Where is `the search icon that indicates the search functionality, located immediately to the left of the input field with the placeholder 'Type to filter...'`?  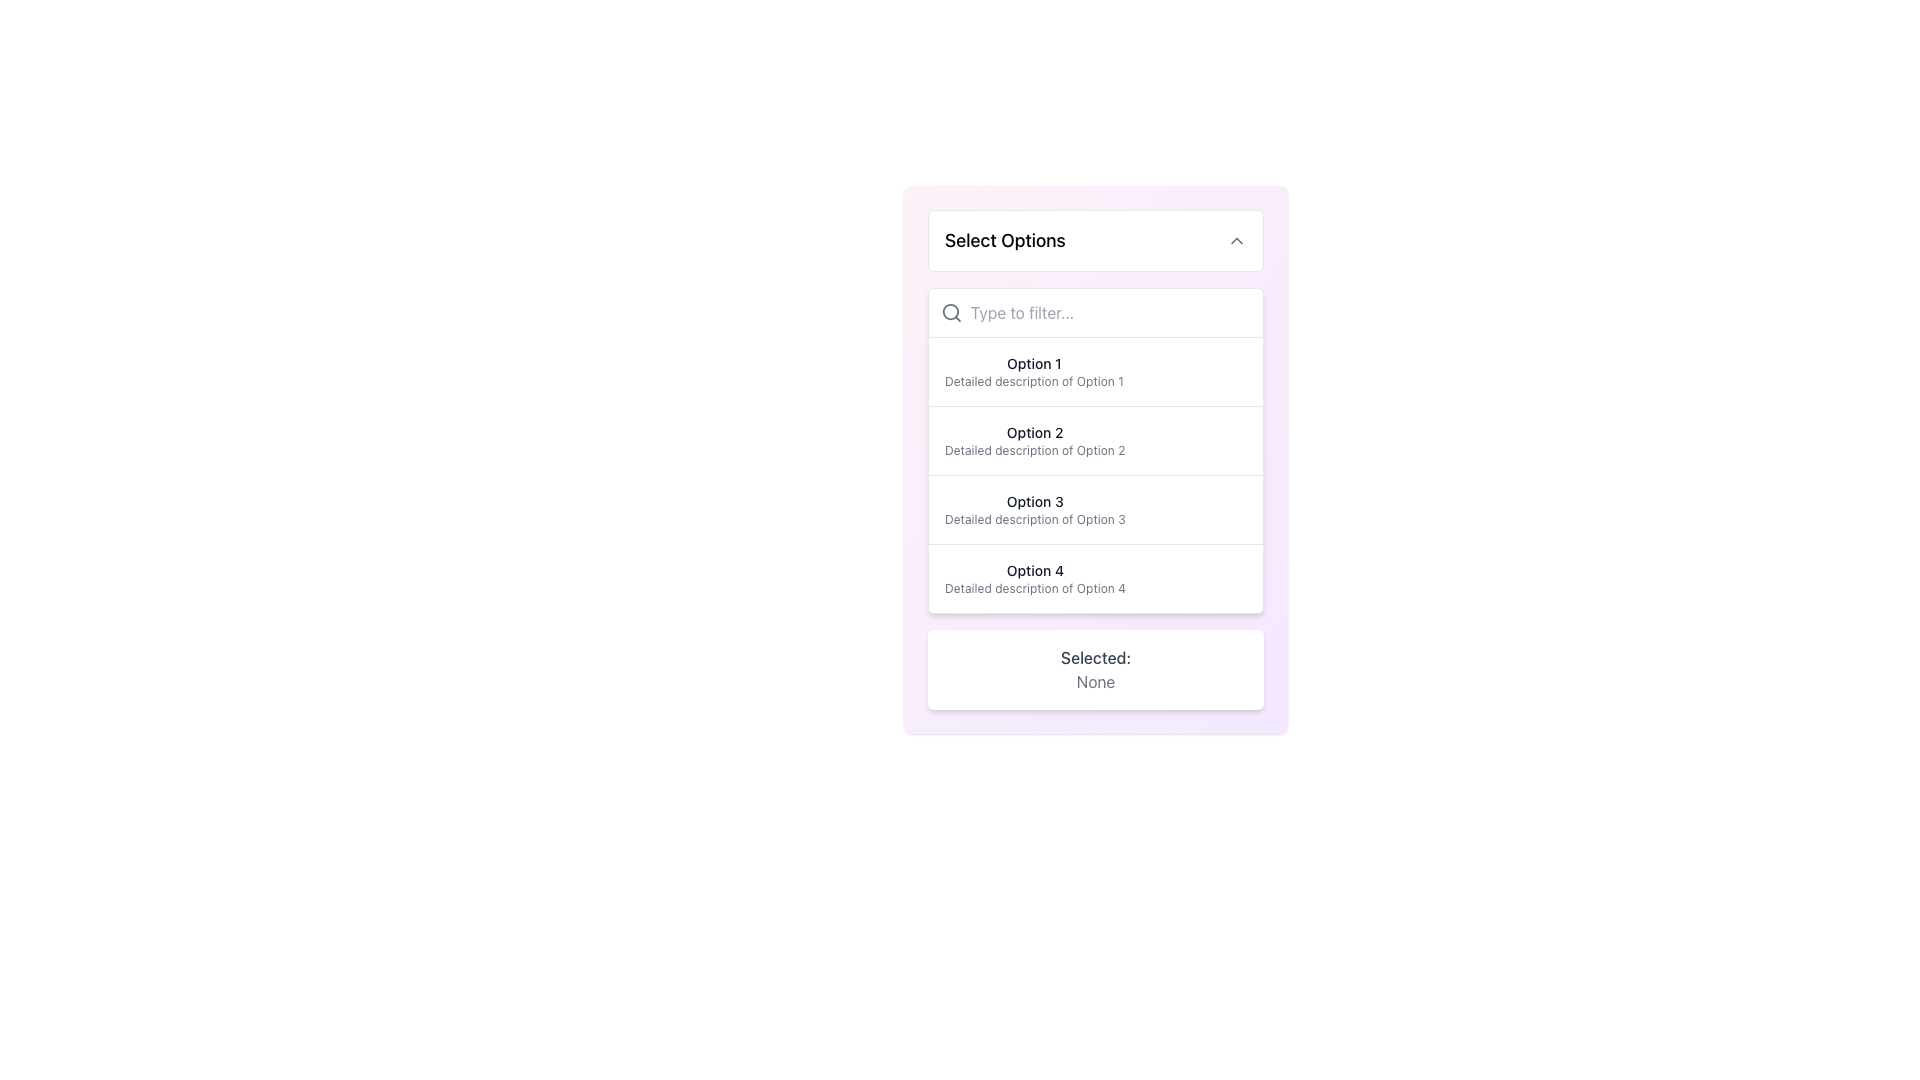
the search icon that indicates the search functionality, located immediately to the left of the input field with the placeholder 'Type to filter...' is located at coordinates (950, 312).